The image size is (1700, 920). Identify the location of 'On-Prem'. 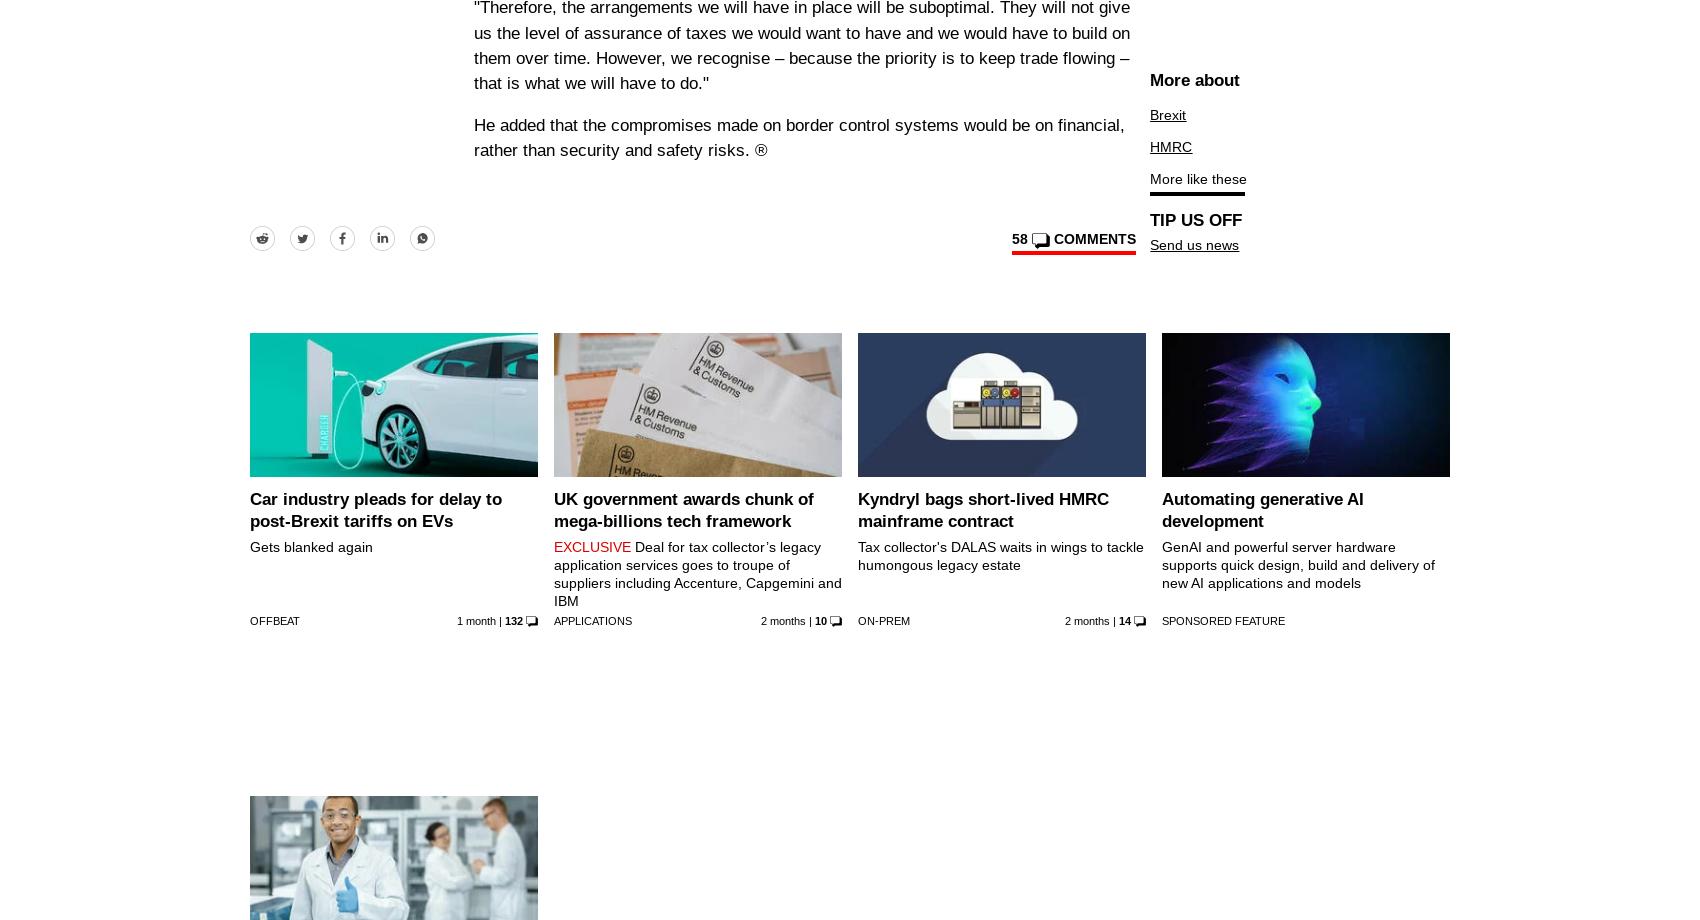
(884, 618).